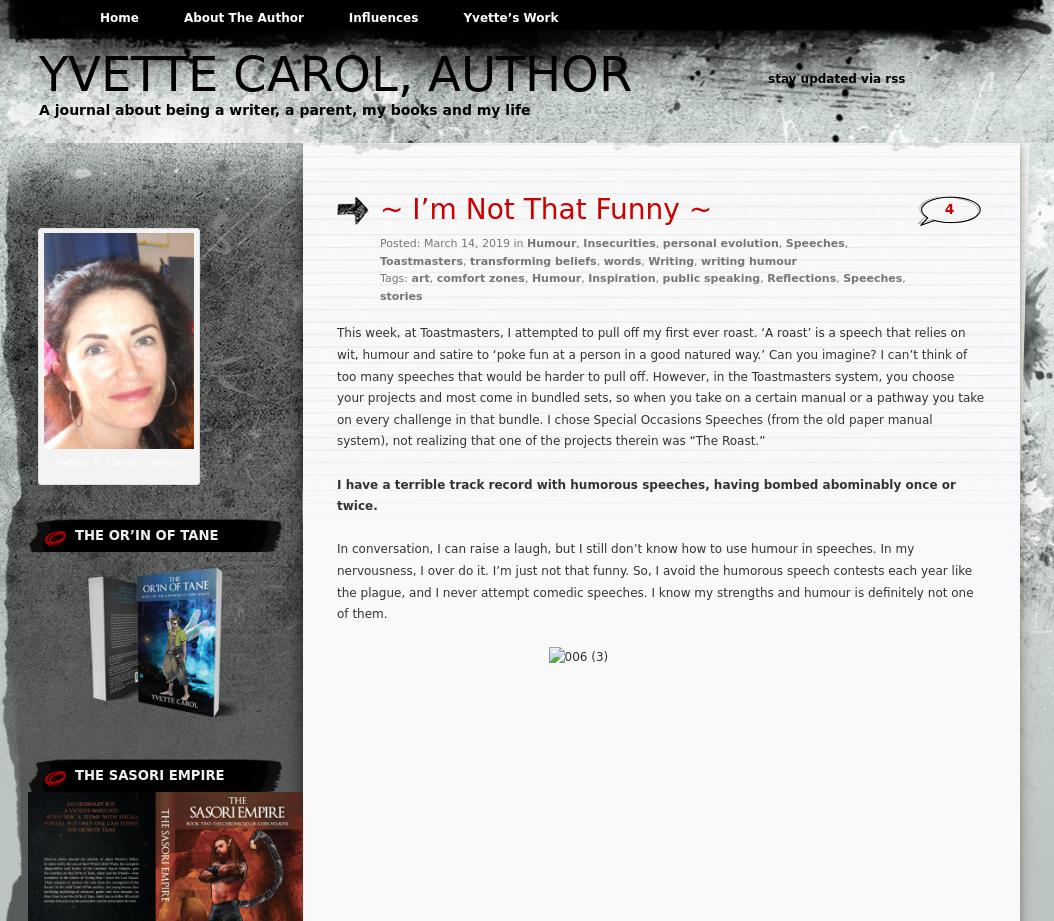  Describe the element at coordinates (662, 242) in the screenshot. I see `'personal evolution'` at that location.